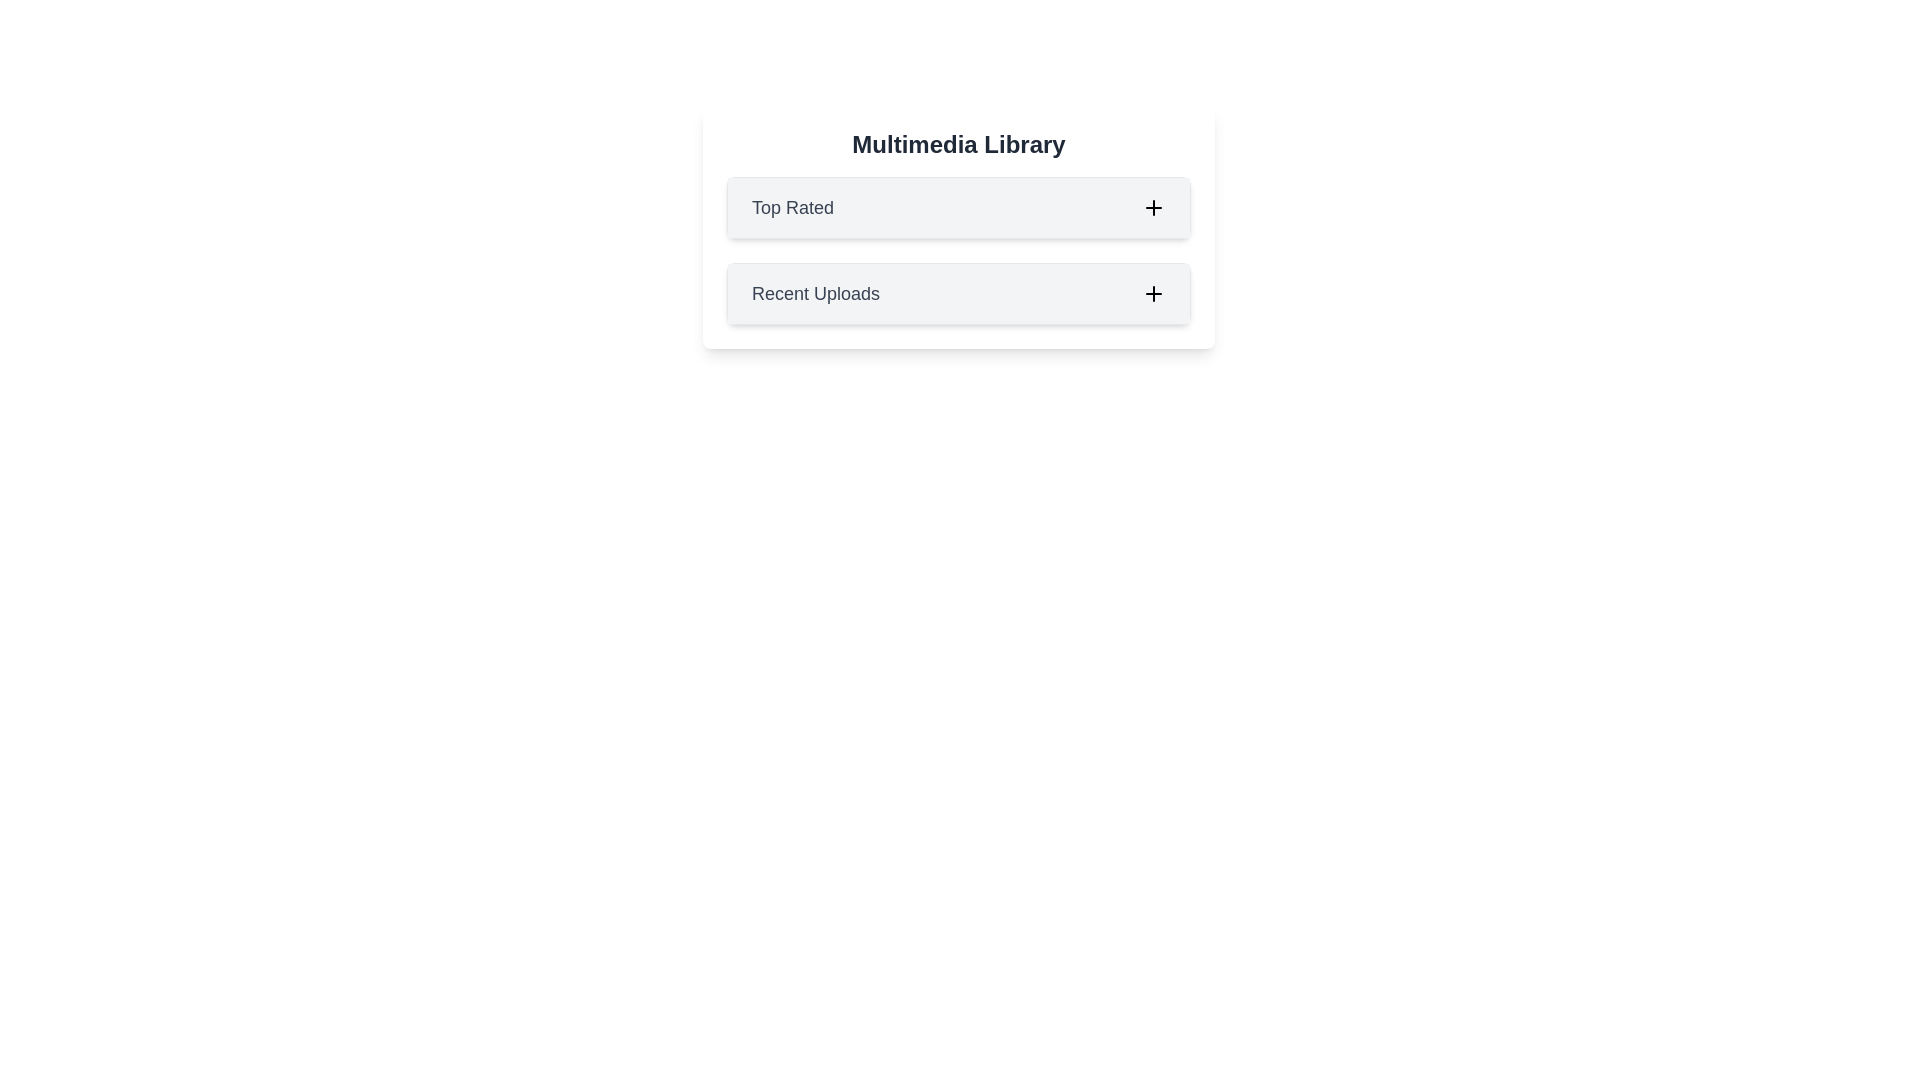 The image size is (1920, 1080). What do you see at coordinates (958, 293) in the screenshot?
I see `the header of the category Recent Uploads to toggle its expanded state` at bounding box center [958, 293].